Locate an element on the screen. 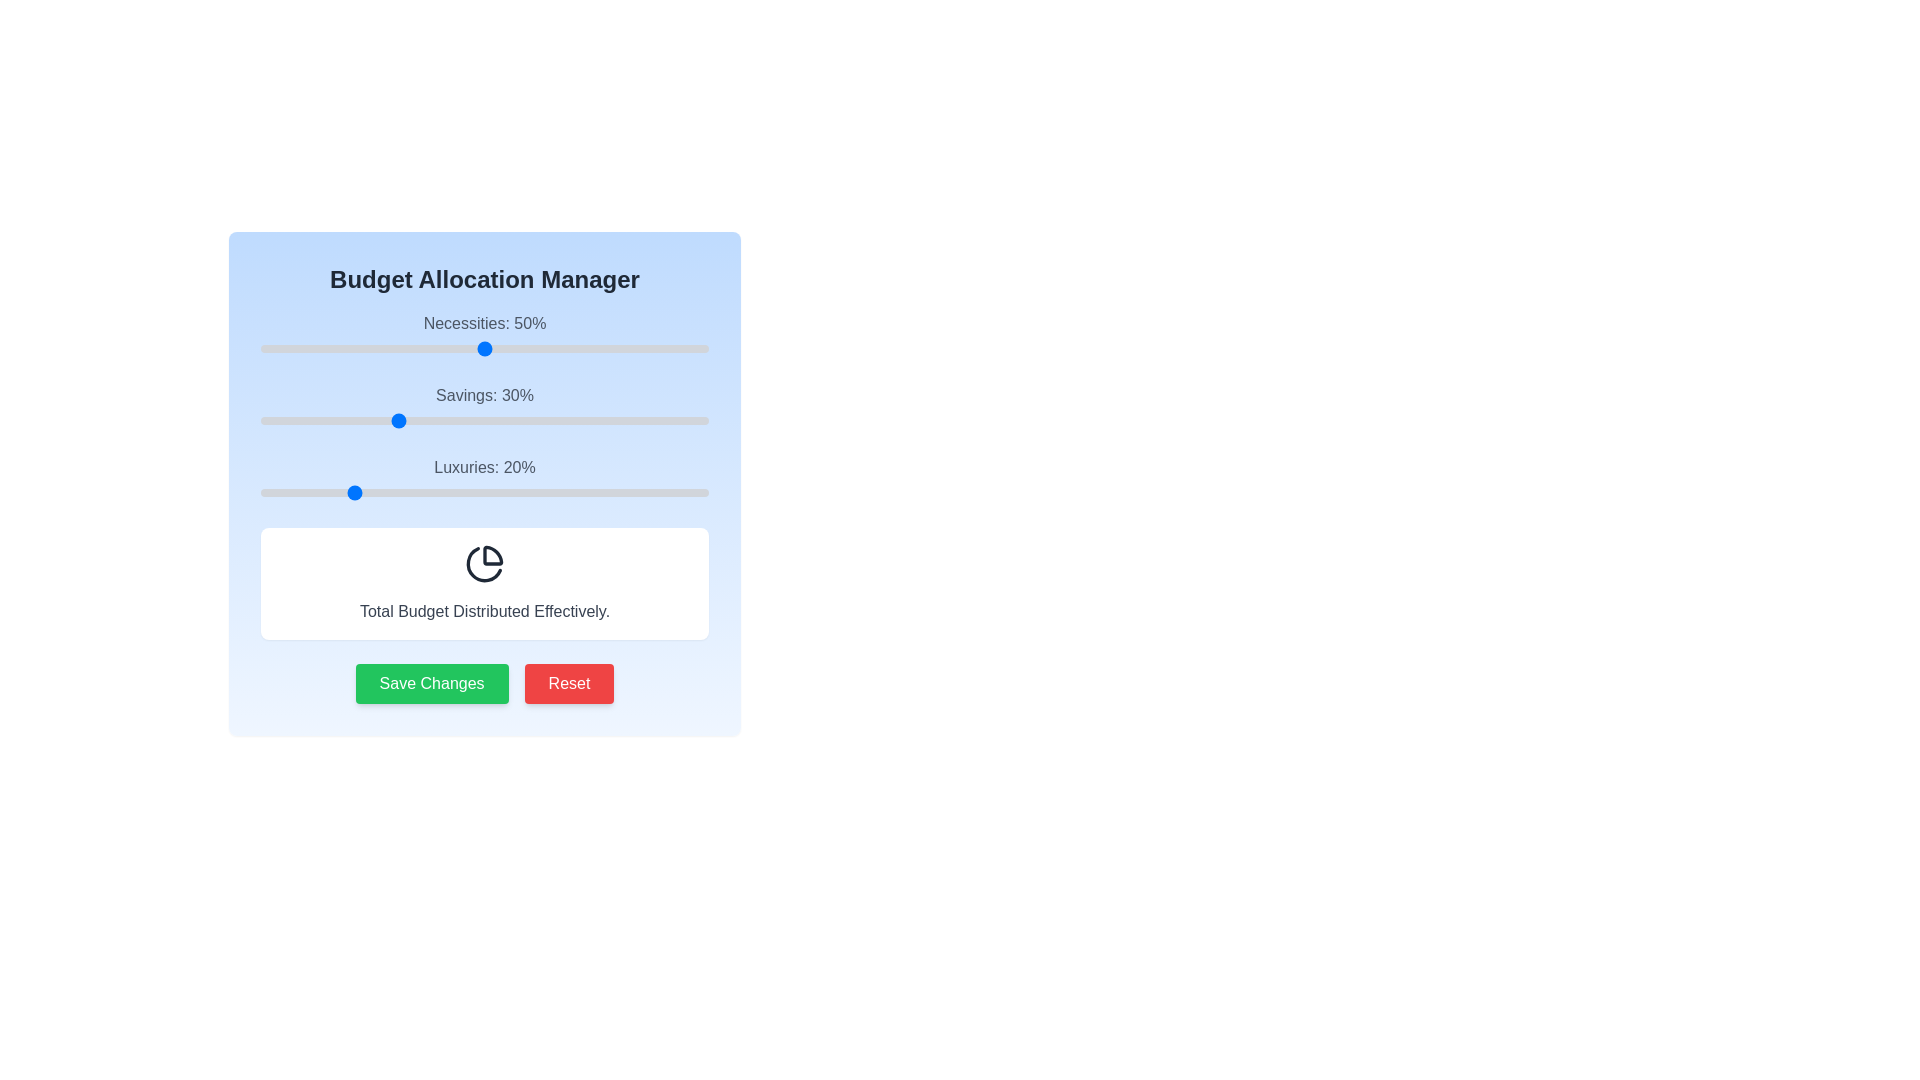 This screenshot has width=1920, height=1080. the 'Necessities' slider is located at coordinates (604, 347).